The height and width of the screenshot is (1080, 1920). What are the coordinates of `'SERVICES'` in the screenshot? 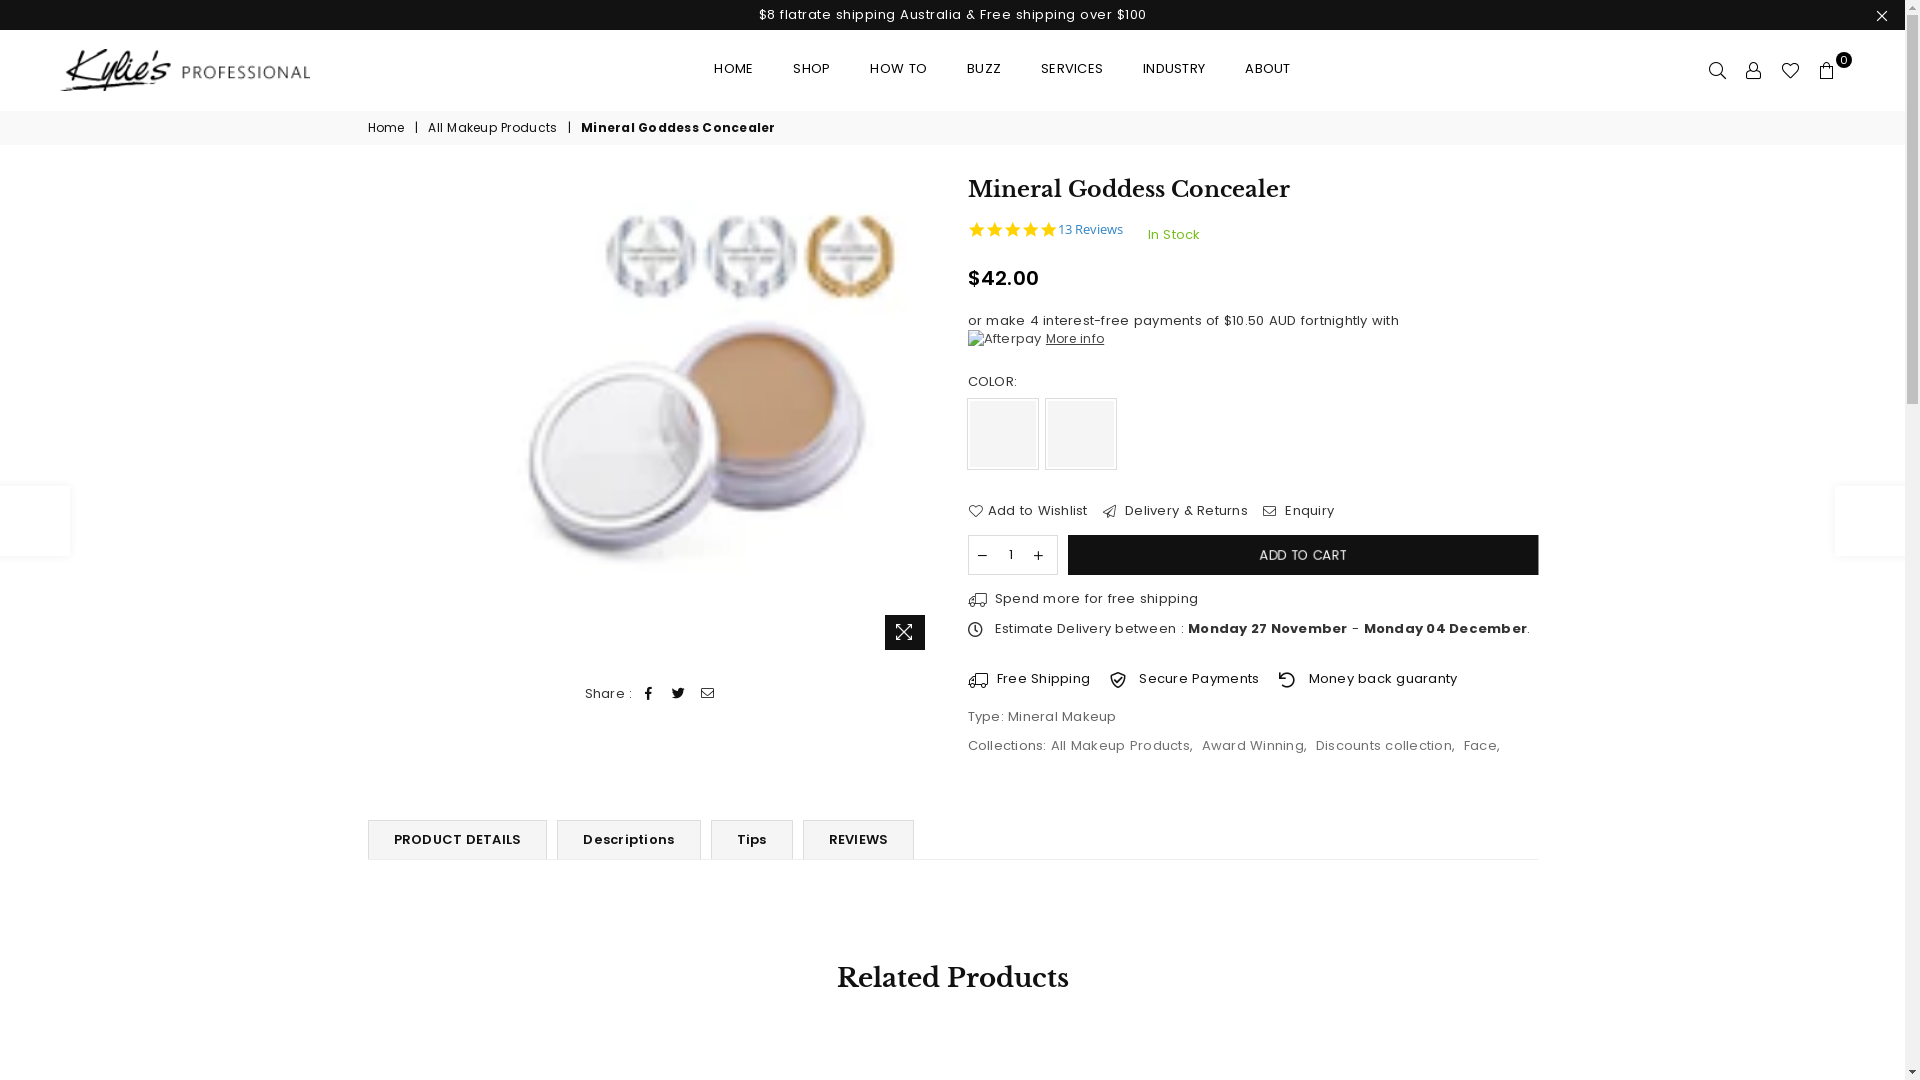 It's located at (1026, 68).